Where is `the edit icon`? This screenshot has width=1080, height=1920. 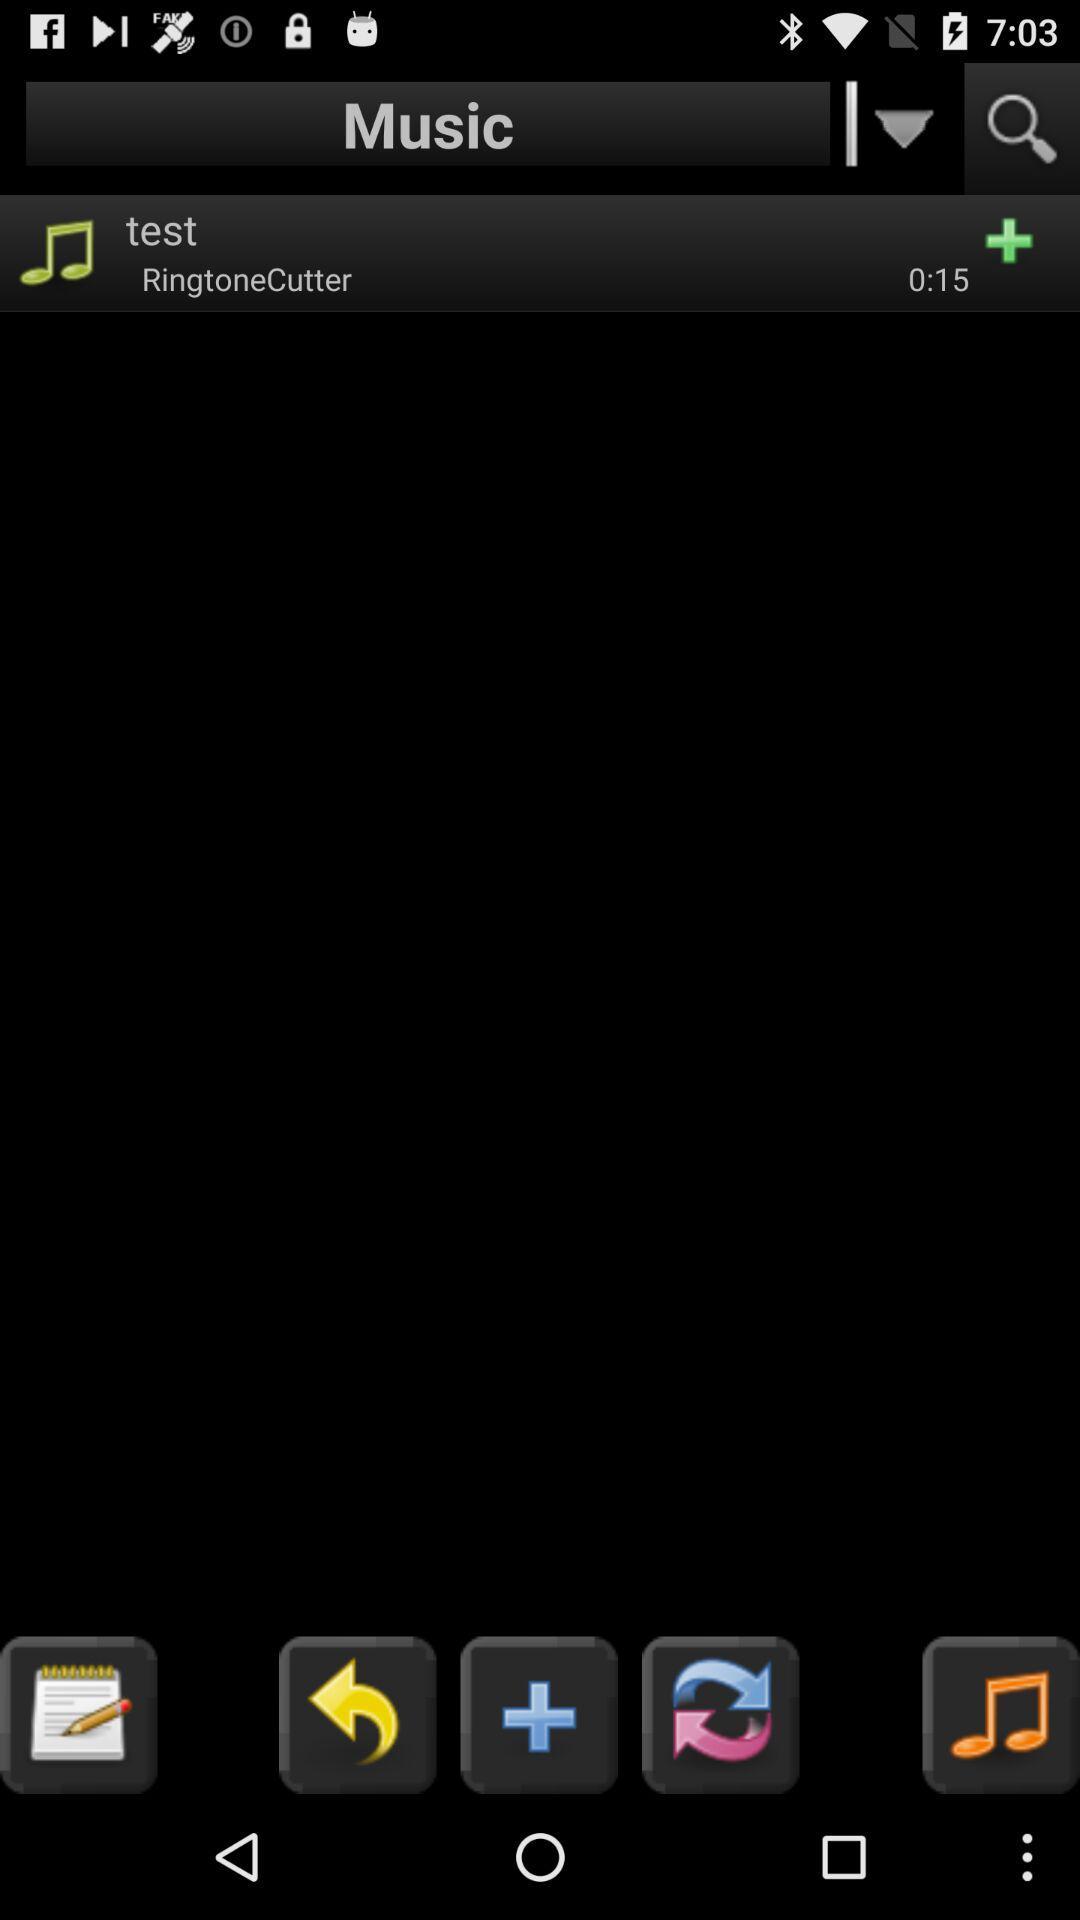 the edit icon is located at coordinates (77, 1835).